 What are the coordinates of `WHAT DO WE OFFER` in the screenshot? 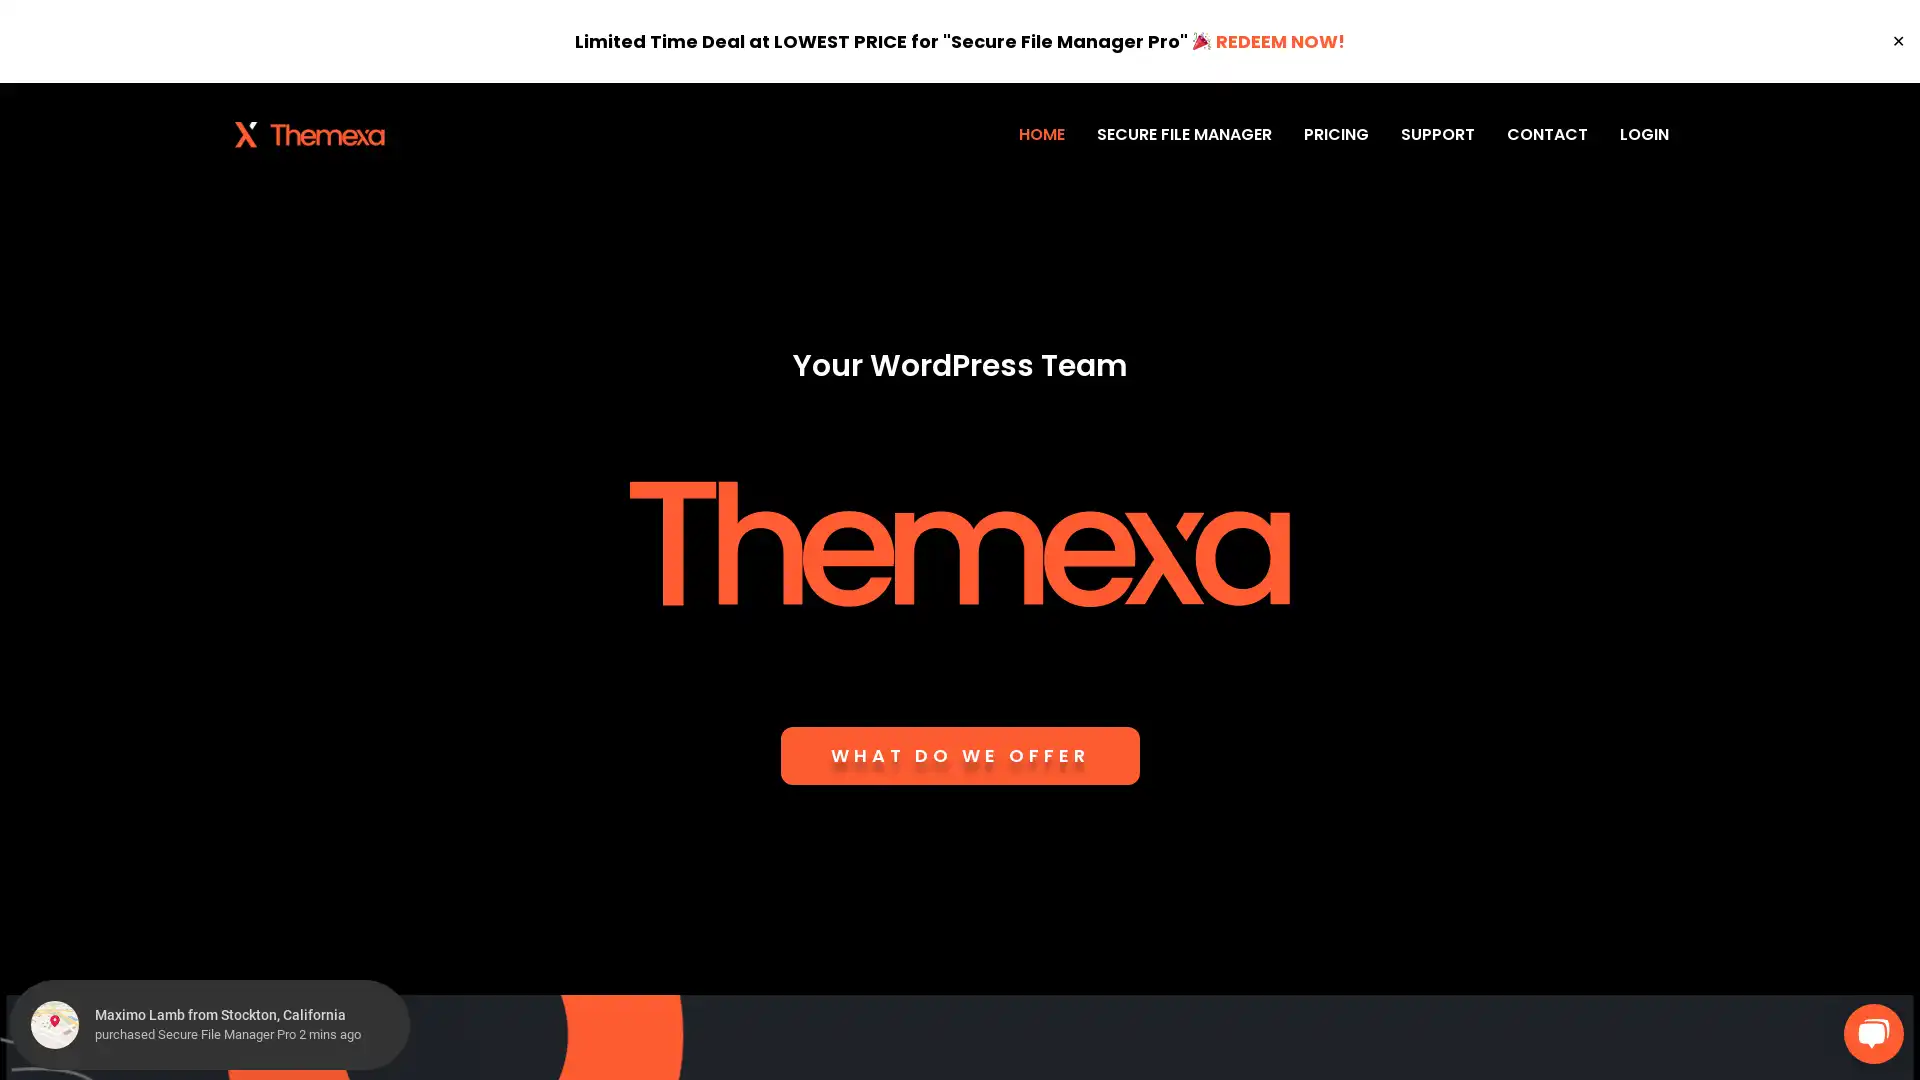 It's located at (958, 756).